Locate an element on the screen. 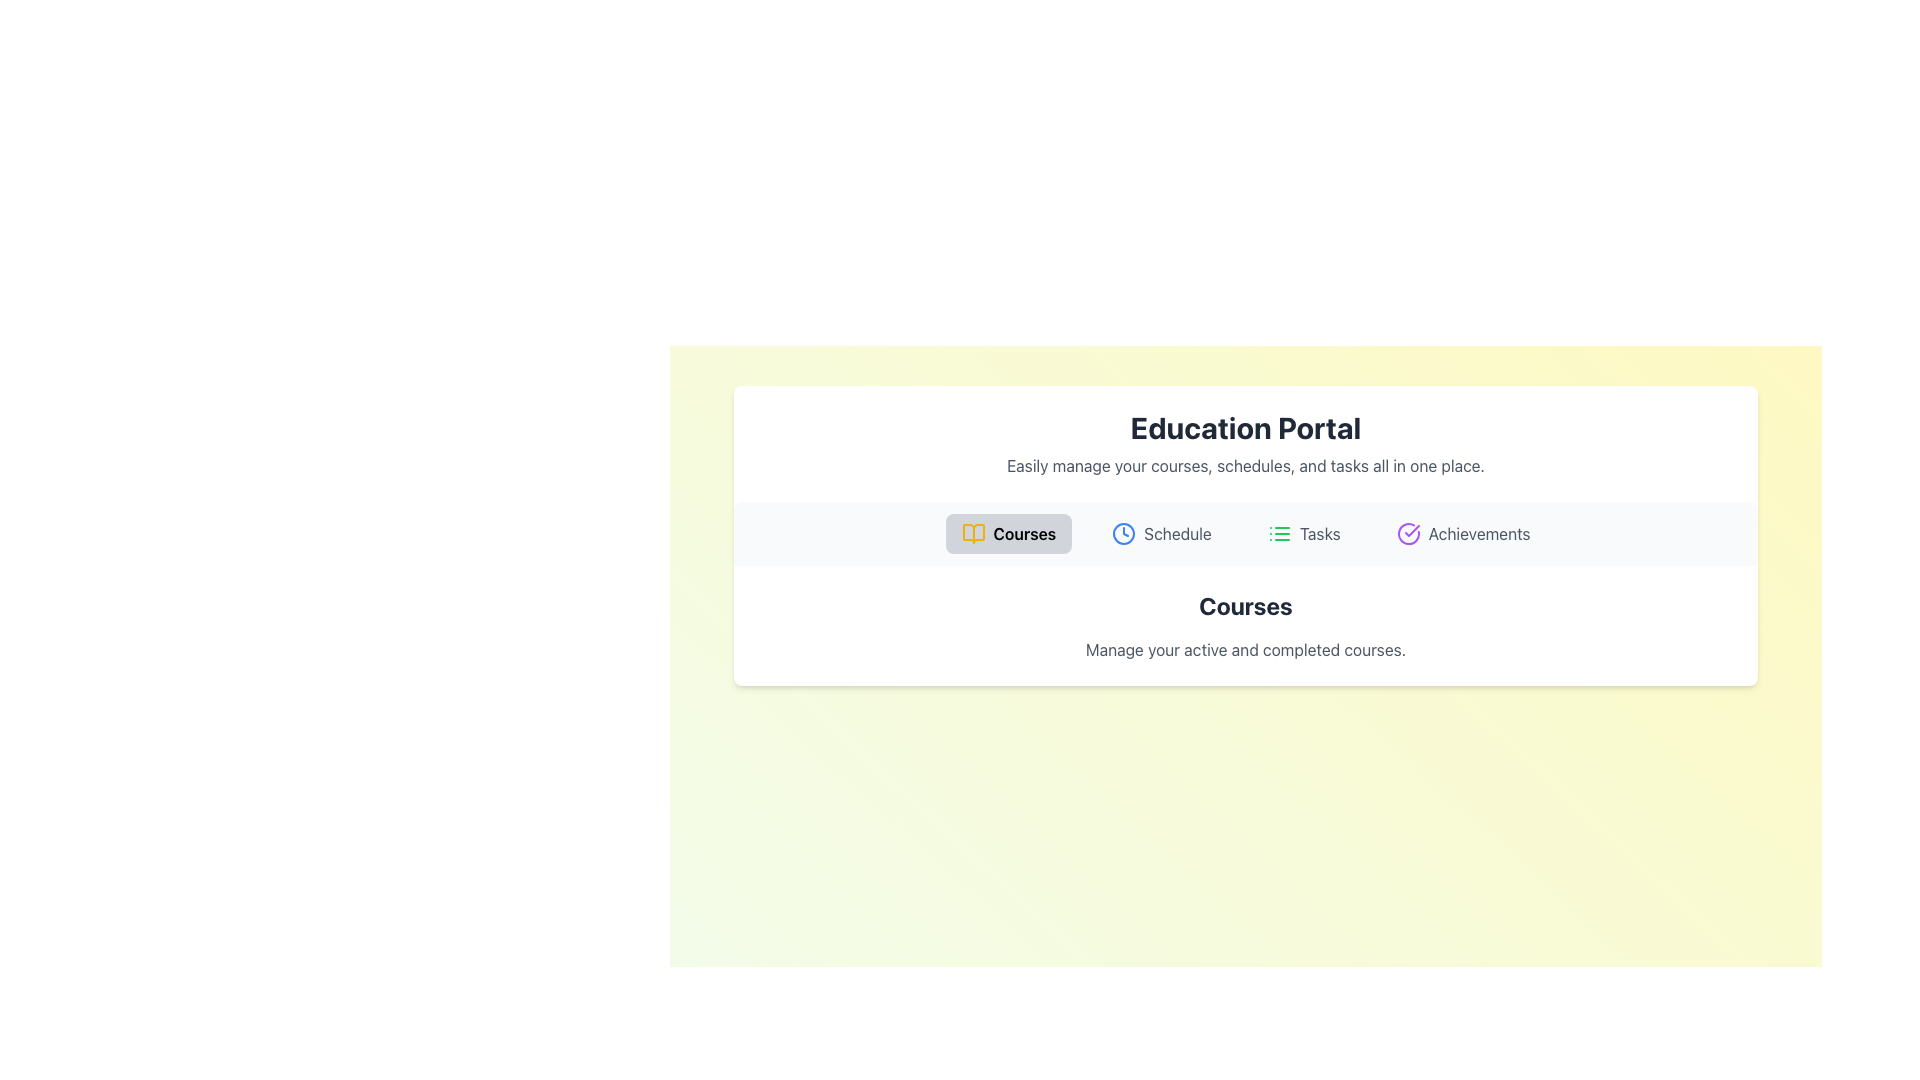 Image resolution: width=1920 pixels, height=1080 pixels. the rightmost text label of the third icon-label pair in the horizontal navigation bar, which serves as a label for the 'Tasks' section is located at coordinates (1320, 532).